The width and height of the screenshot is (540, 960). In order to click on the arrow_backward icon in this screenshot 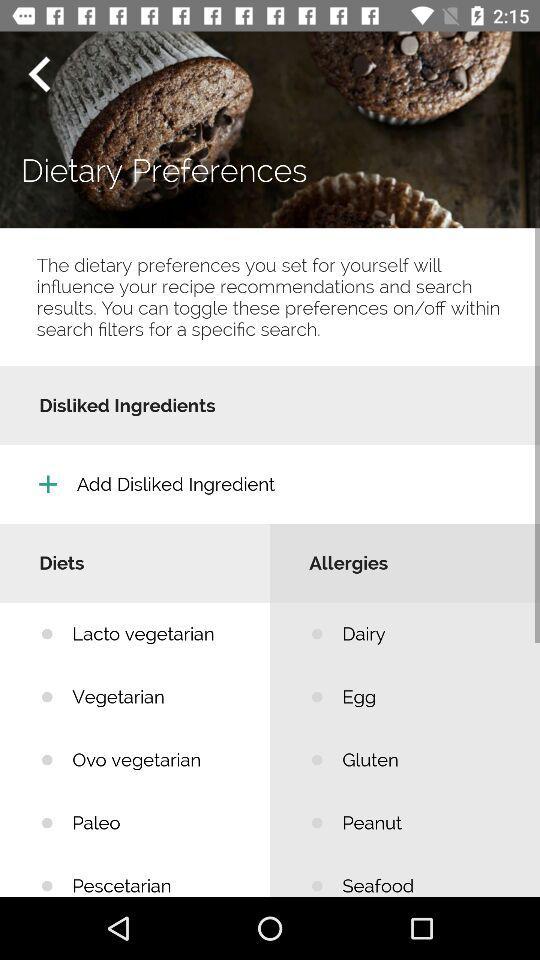, I will do `click(38, 74)`.